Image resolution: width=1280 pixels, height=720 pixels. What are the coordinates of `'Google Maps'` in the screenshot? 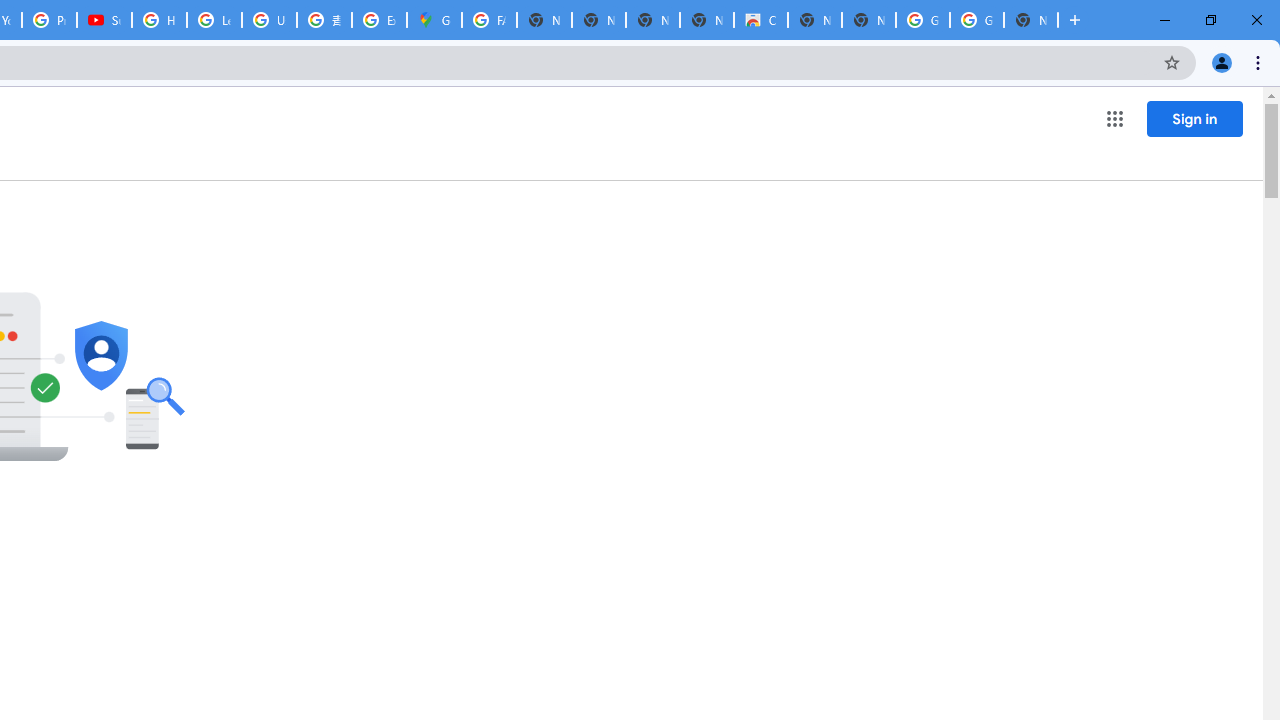 It's located at (433, 20).